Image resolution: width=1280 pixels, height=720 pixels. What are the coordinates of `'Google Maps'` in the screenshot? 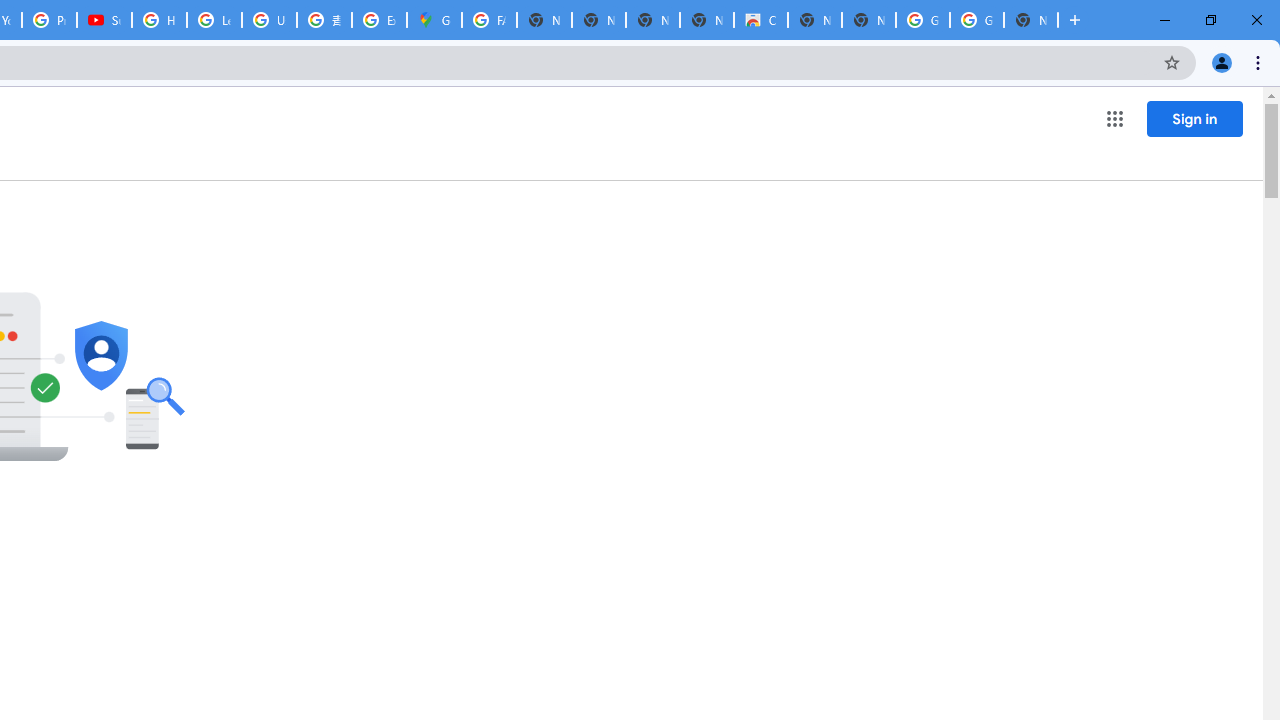 It's located at (433, 20).